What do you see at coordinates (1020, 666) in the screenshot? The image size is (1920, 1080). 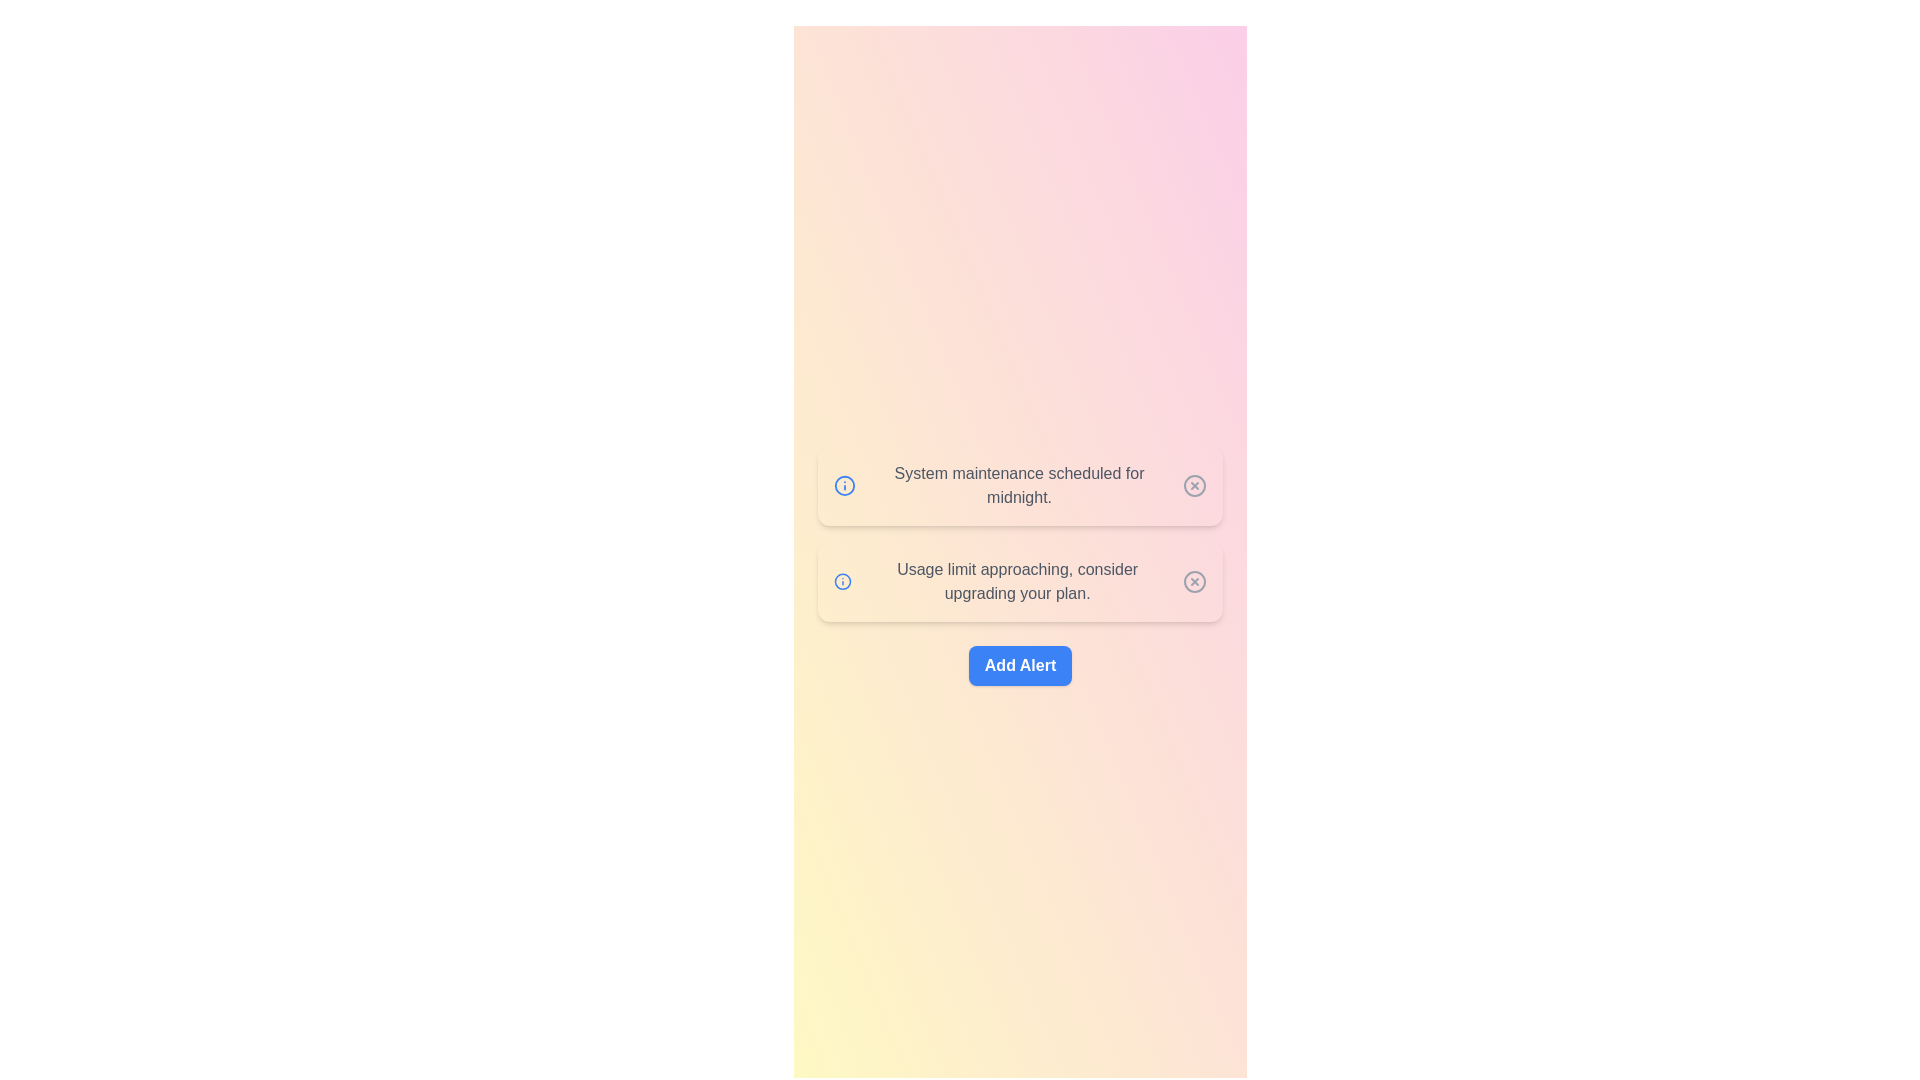 I see `the 'Add Alert' button` at bounding box center [1020, 666].